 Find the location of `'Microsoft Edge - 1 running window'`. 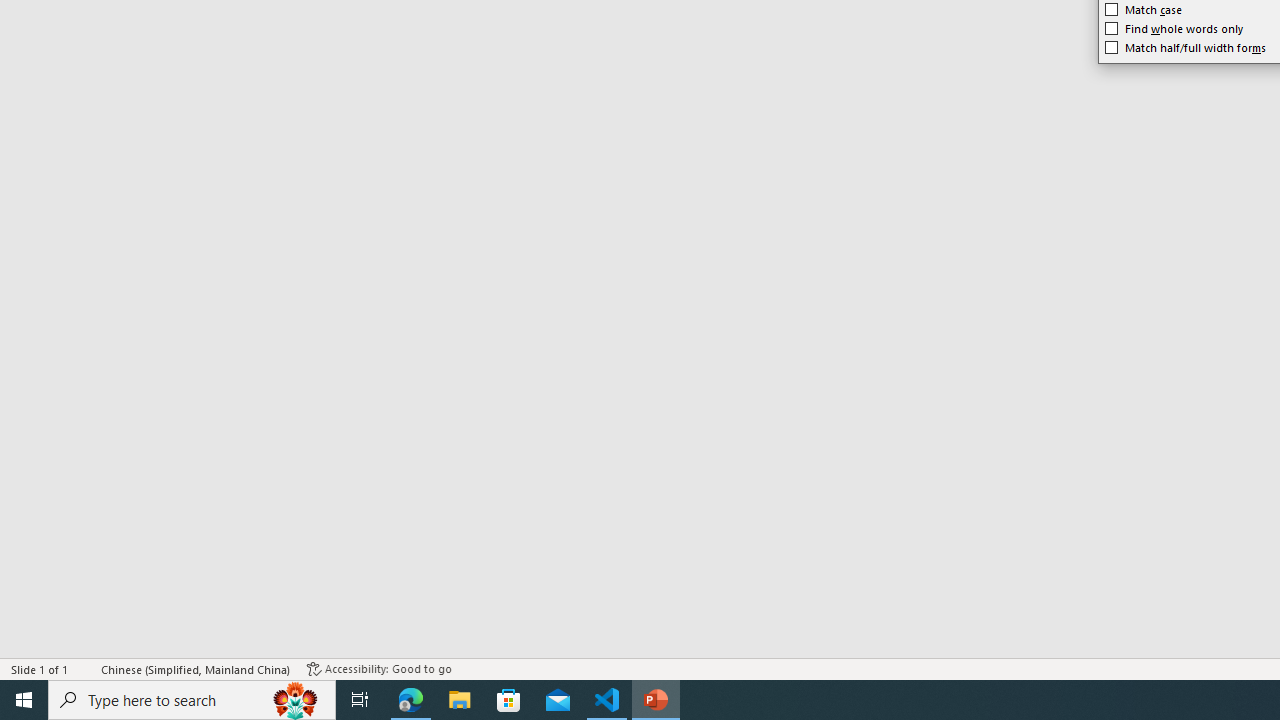

'Microsoft Edge - 1 running window' is located at coordinates (410, 698).